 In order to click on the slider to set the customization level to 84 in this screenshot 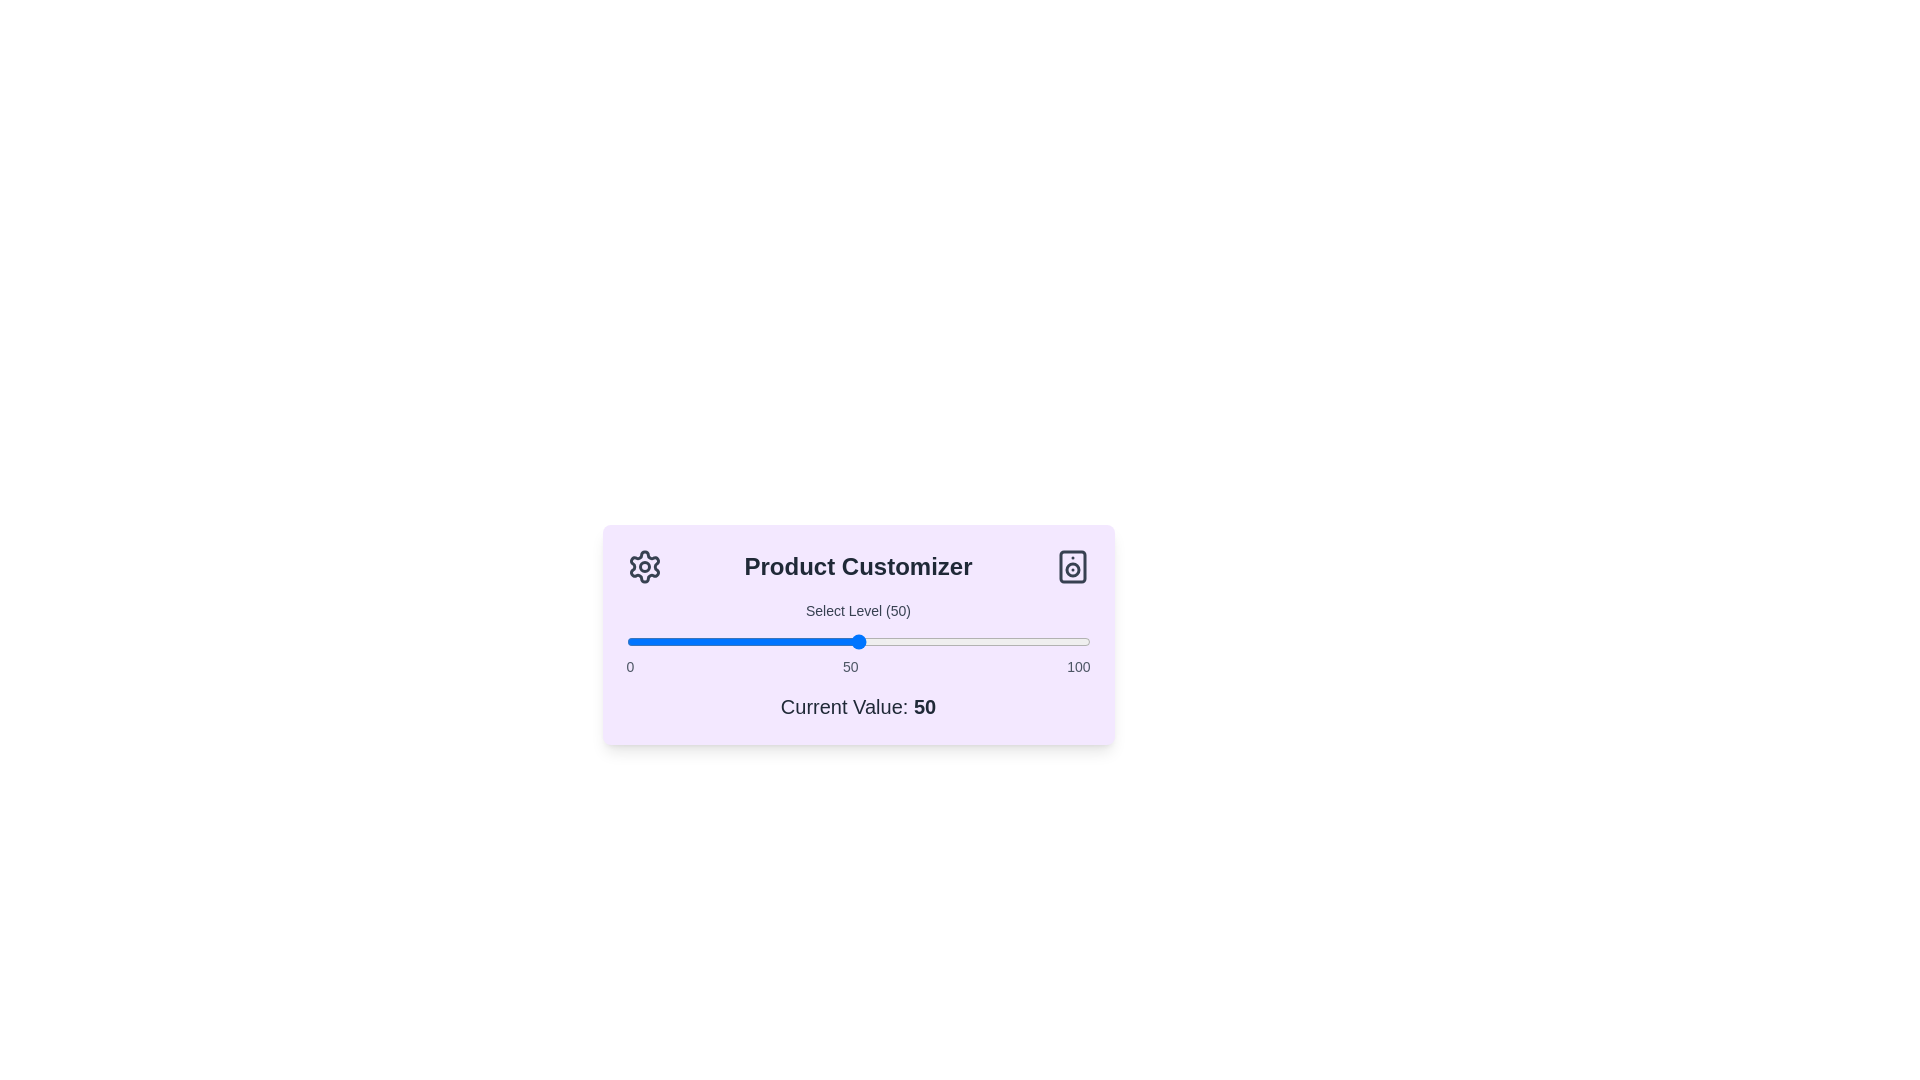, I will do `click(1016, 641)`.